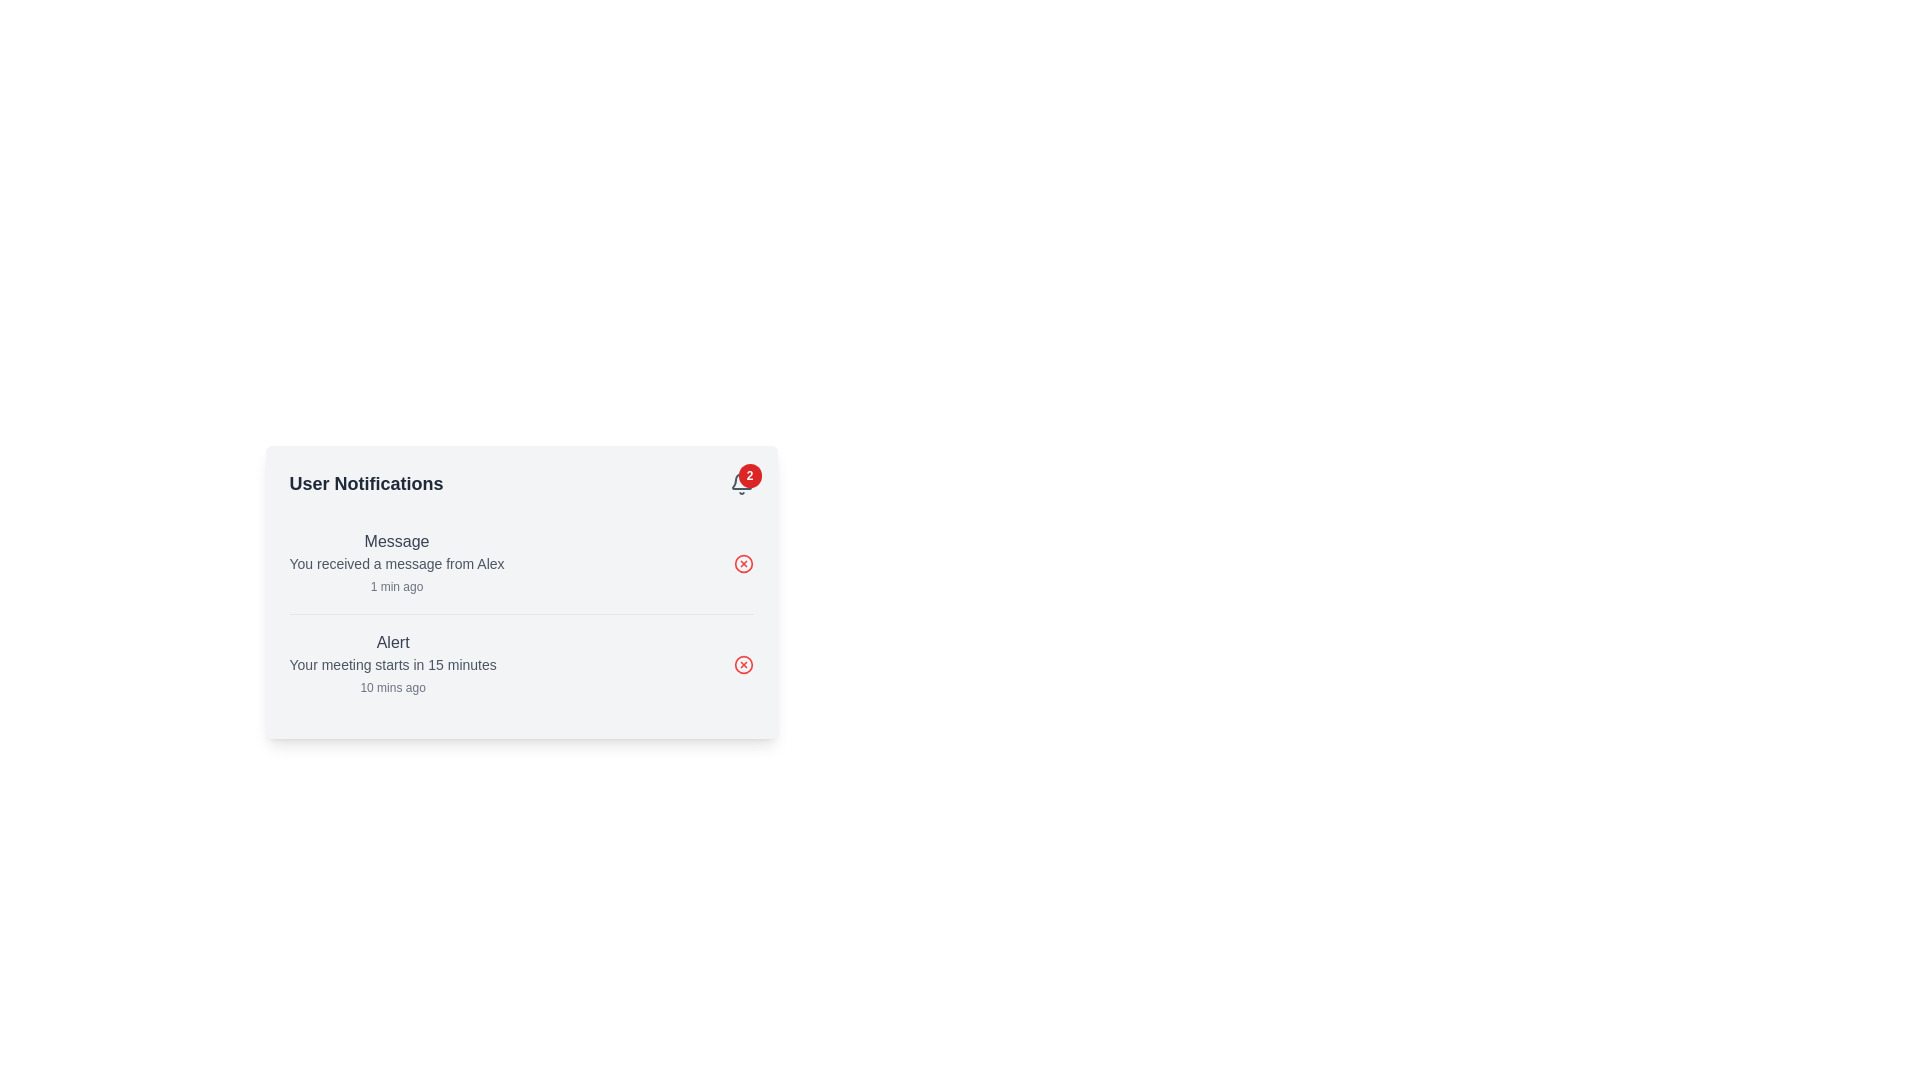 Image resolution: width=1920 pixels, height=1080 pixels. I want to click on the notification message about an upcoming meeting within 15 minutes, located below the 'Alert' title and above the timestamp '10 mins ago', so click(393, 664).